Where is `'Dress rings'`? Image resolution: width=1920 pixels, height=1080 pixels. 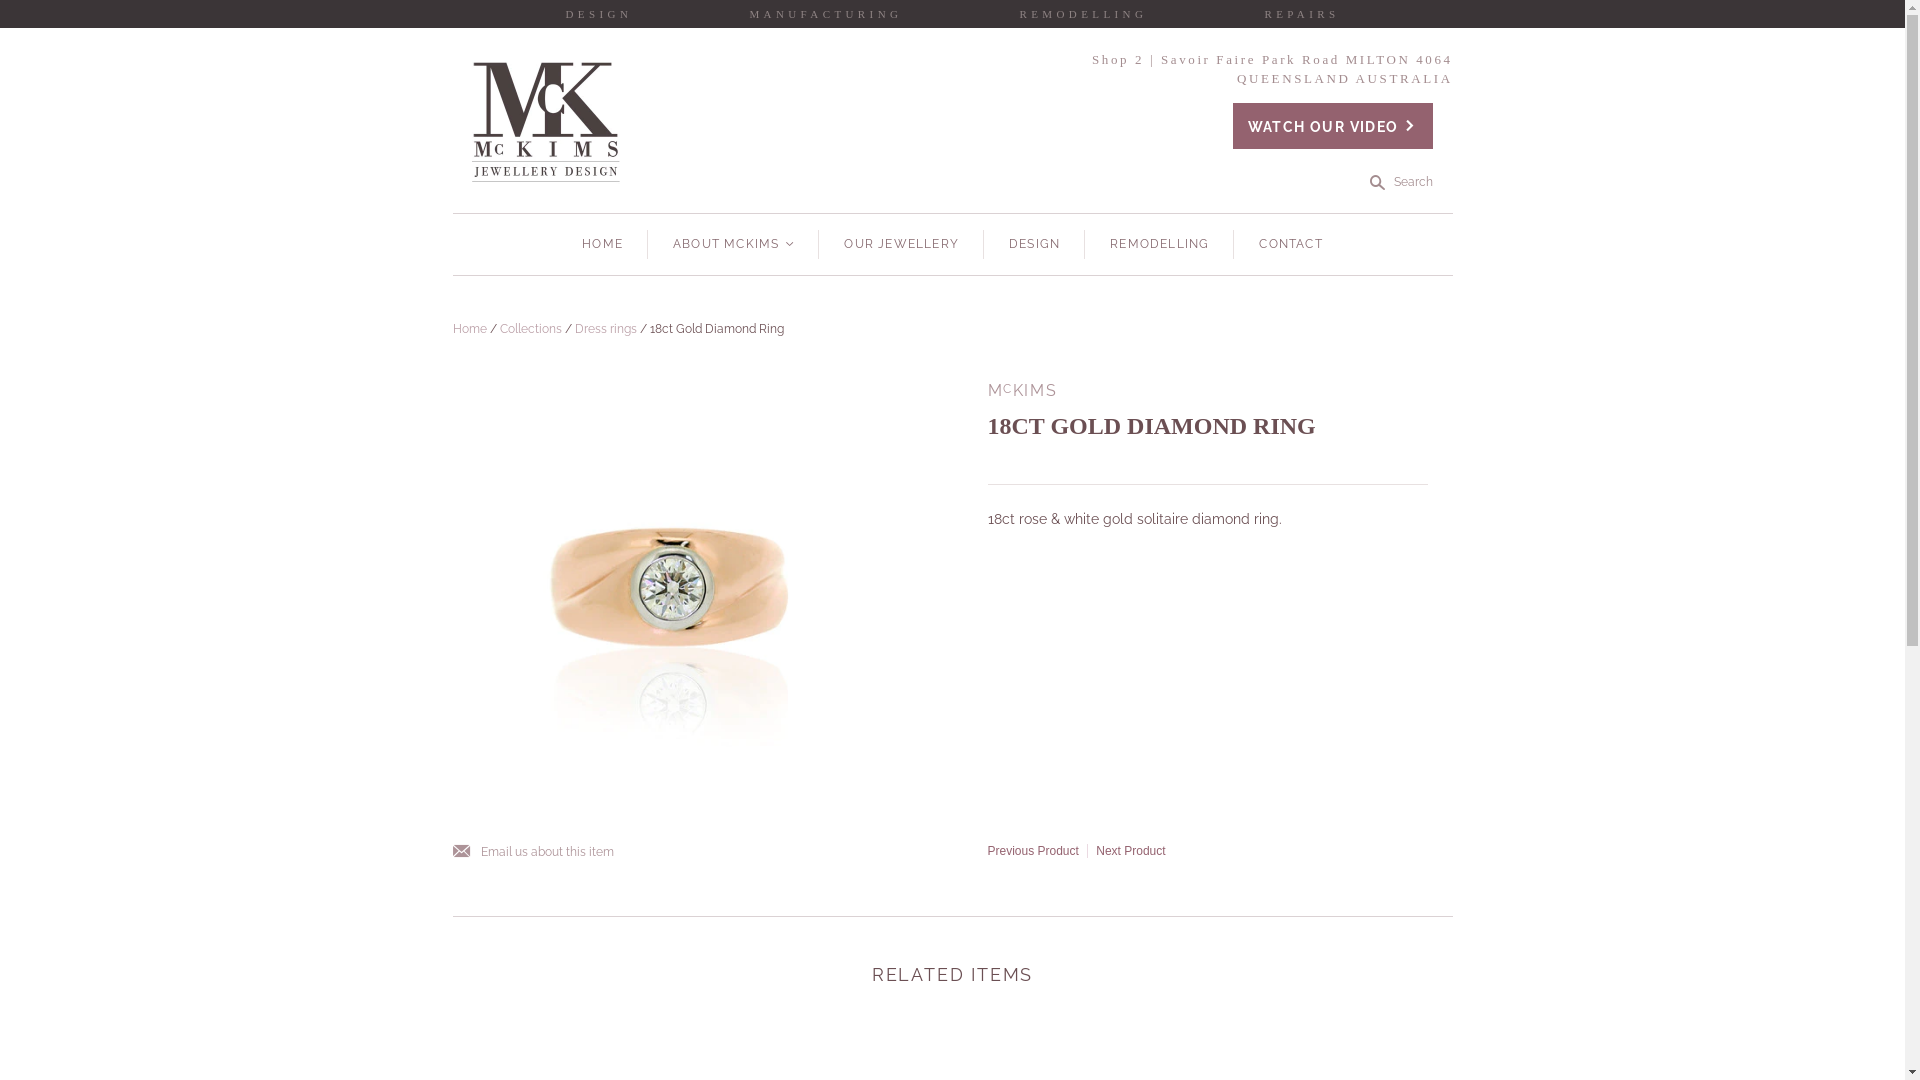
'Dress rings' is located at coordinates (573, 327).